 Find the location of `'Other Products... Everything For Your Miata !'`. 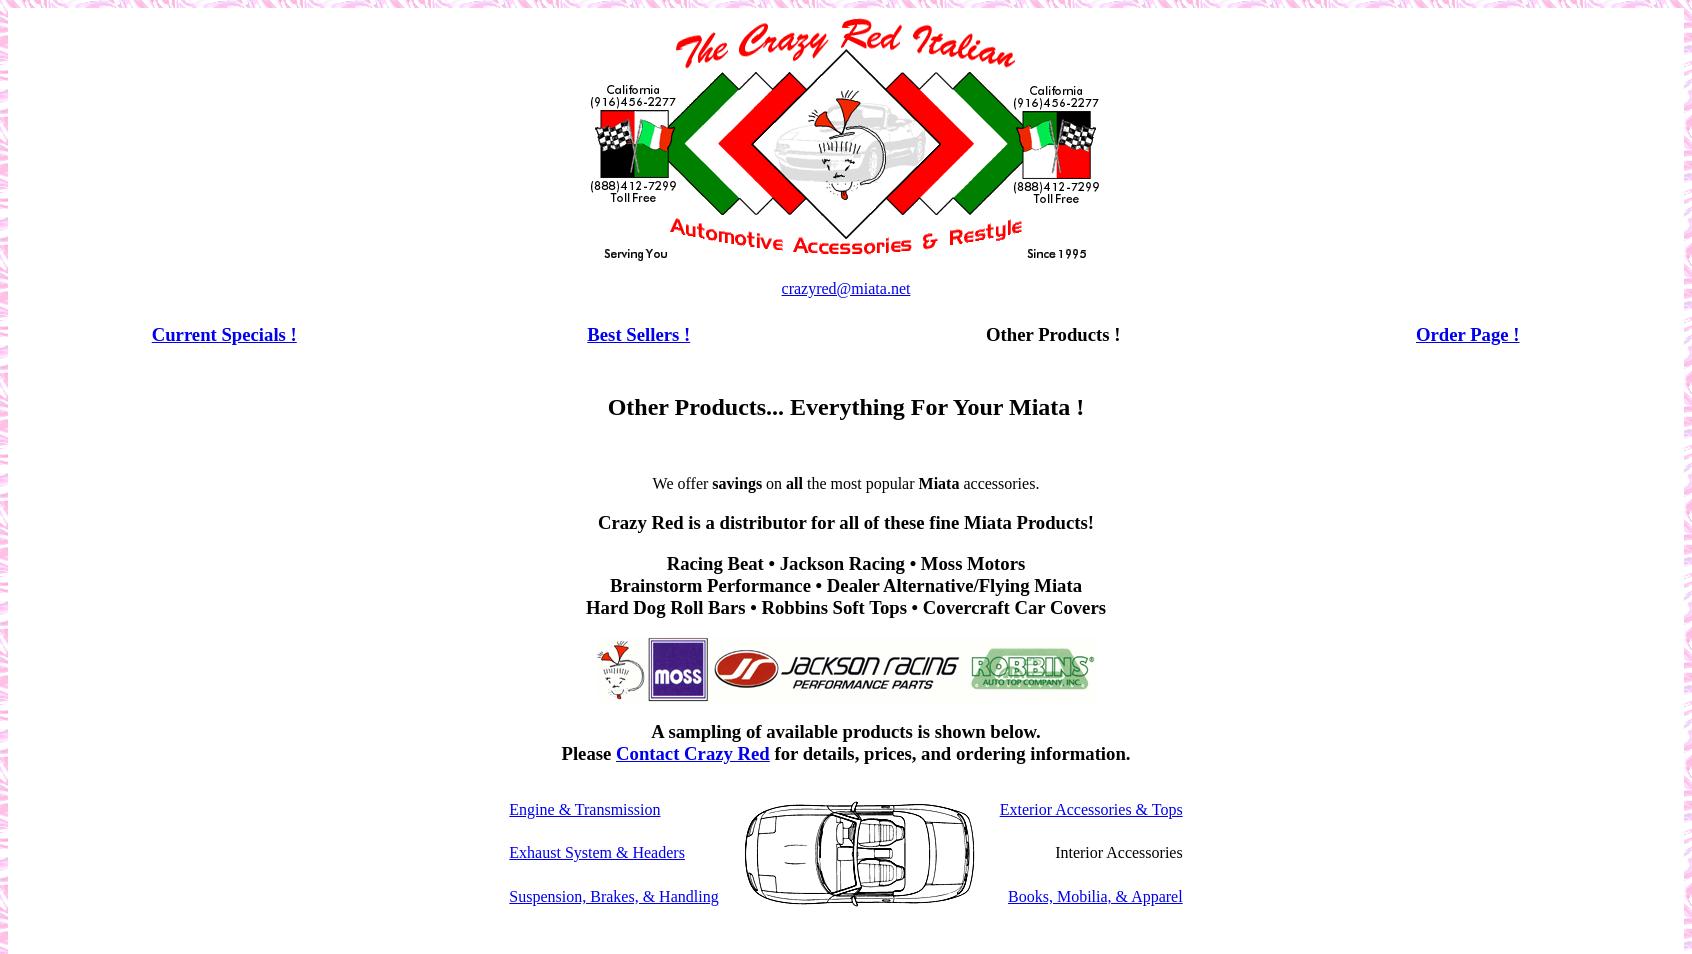

'Other Products... Everything For Your Miata !' is located at coordinates (605, 406).